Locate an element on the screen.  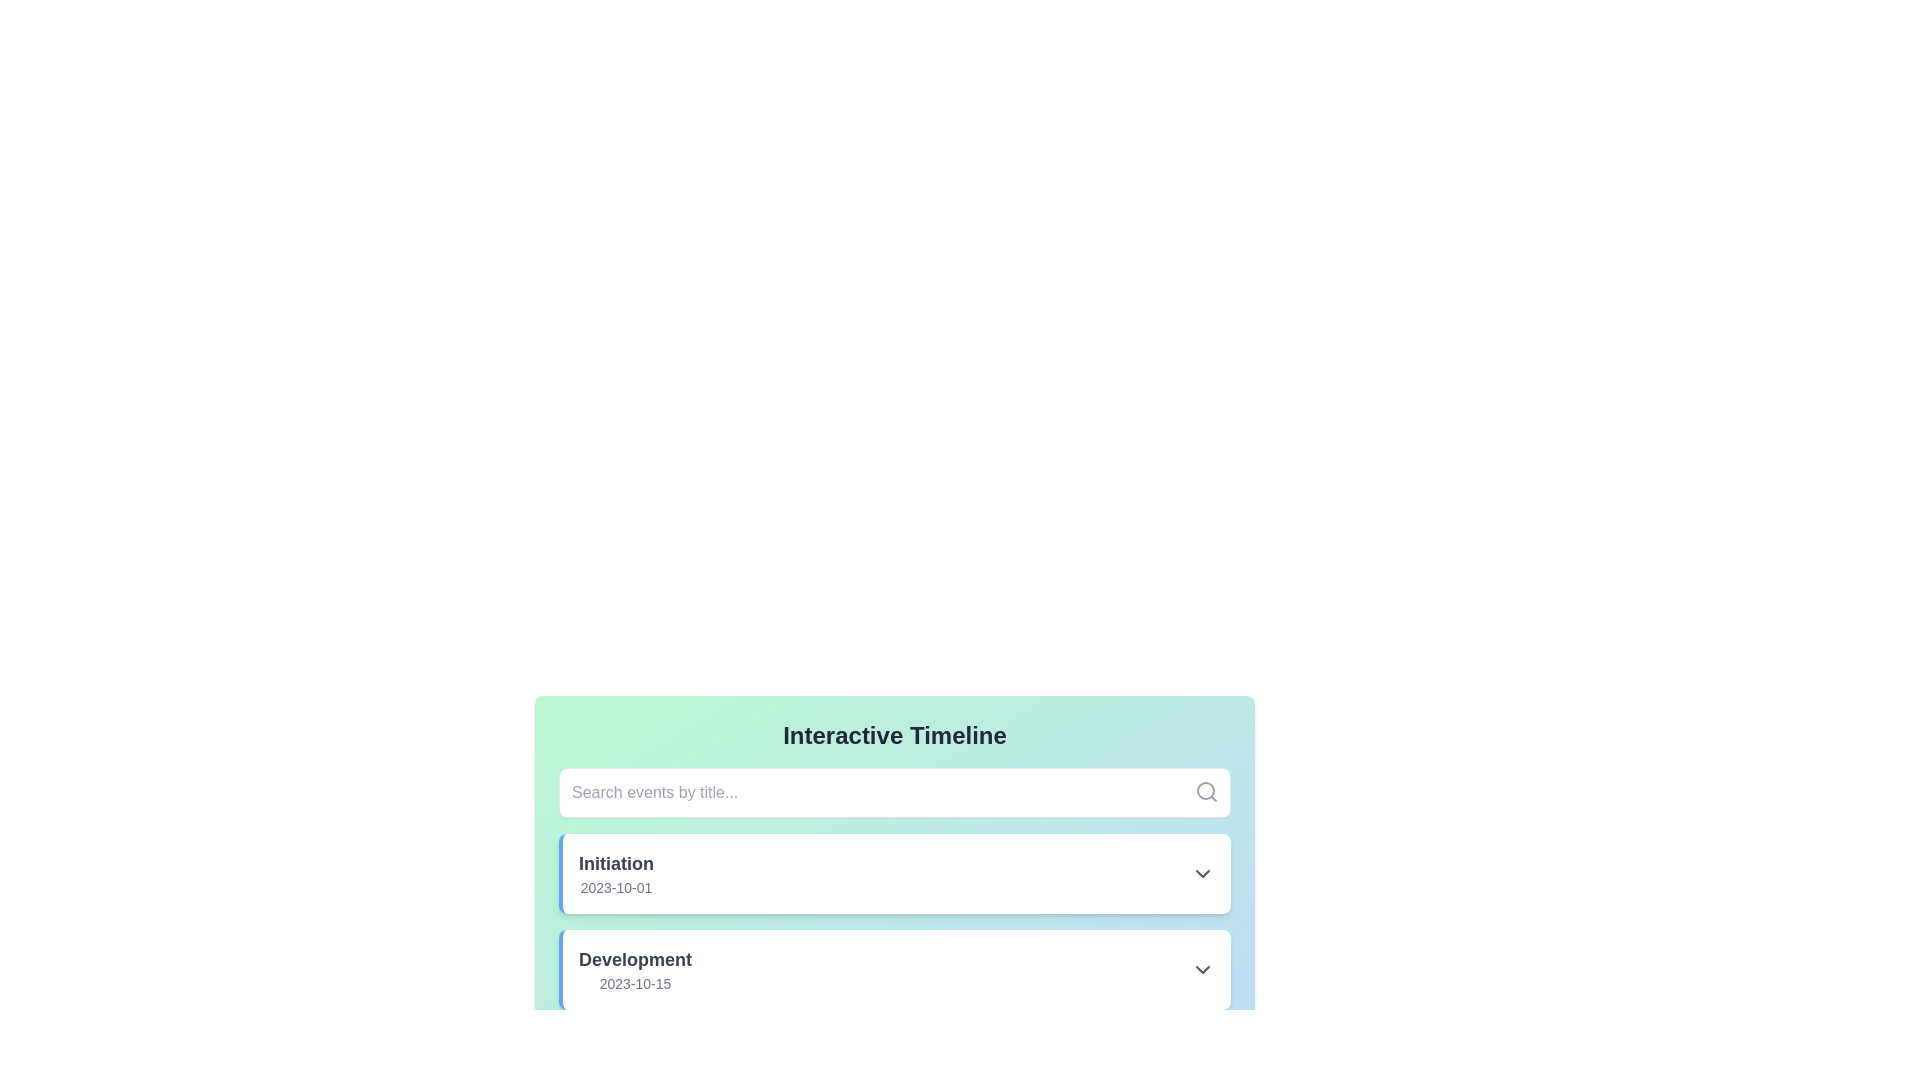
the timeline event labeled 'Initiation' dated '2023-10-01' is located at coordinates (896, 873).